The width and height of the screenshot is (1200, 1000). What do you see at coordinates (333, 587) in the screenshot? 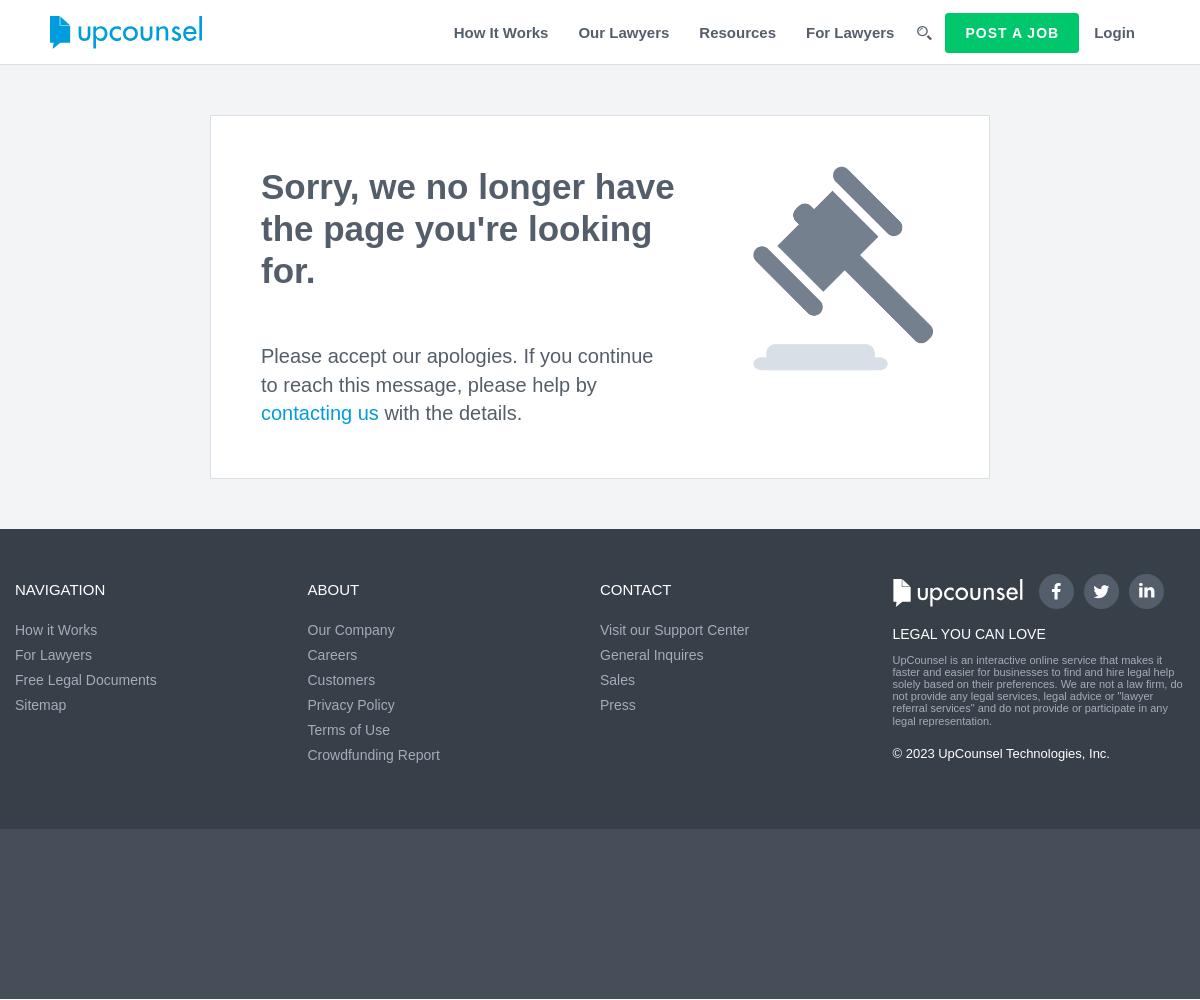
I see `'About'` at bounding box center [333, 587].